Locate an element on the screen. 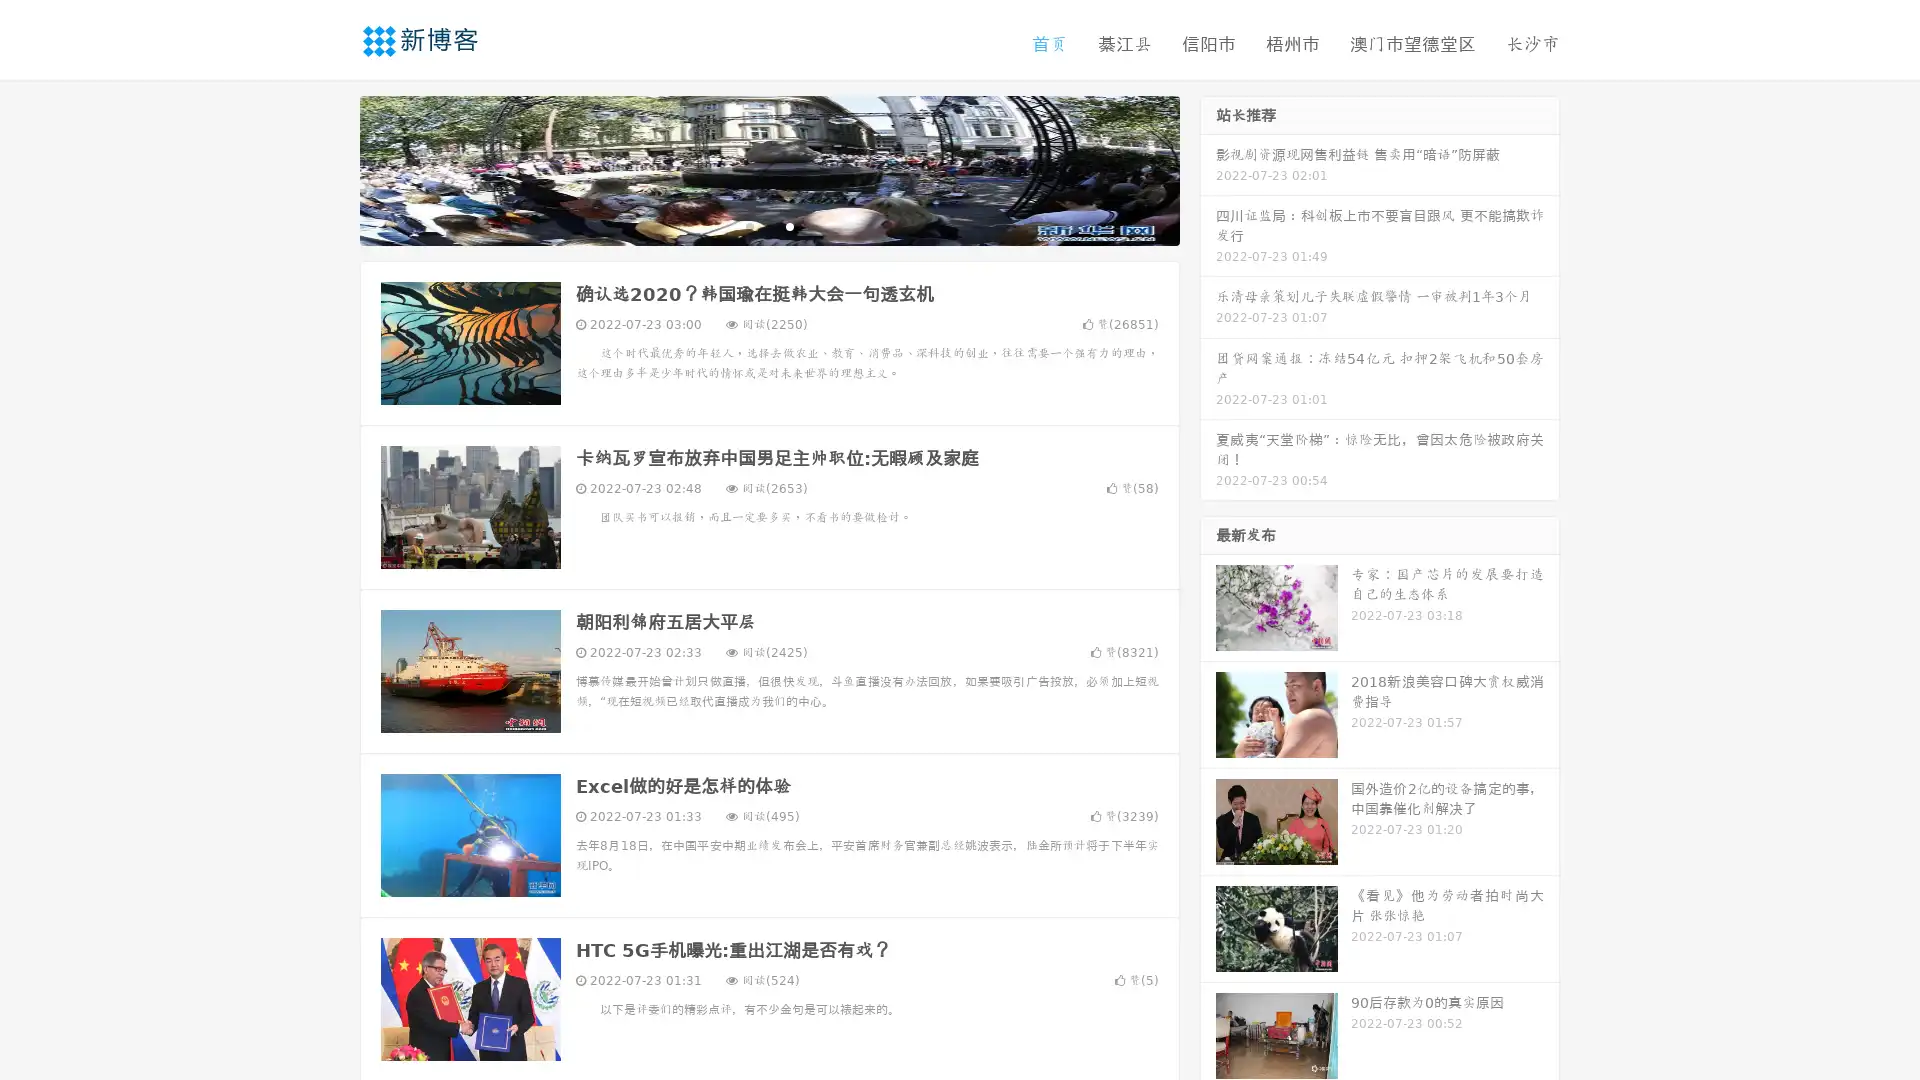  Next slide is located at coordinates (1208, 168).